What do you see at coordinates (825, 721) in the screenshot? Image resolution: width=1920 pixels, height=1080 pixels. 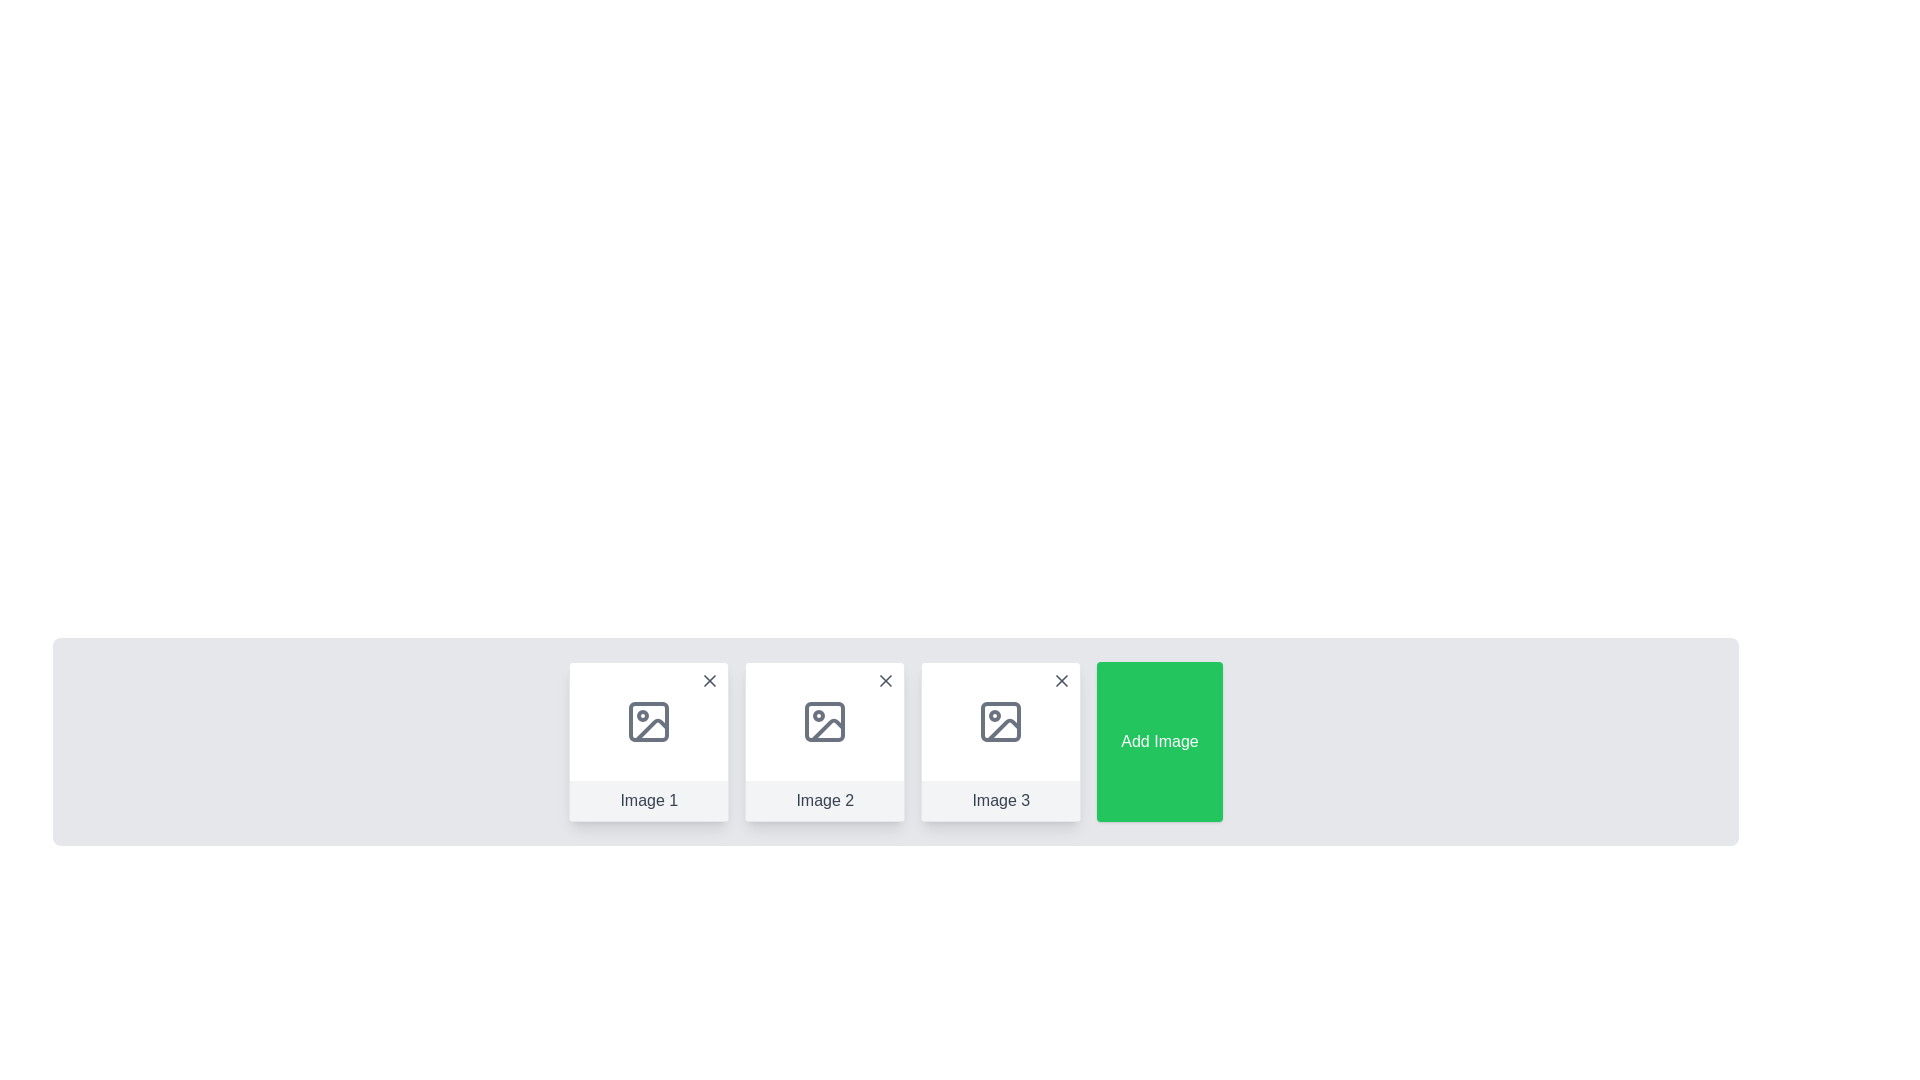 I see `the image placeholder icon located within the 'Image 2' card, which is the central icon among three similar icons representing images` at bounding box center [825, 721].